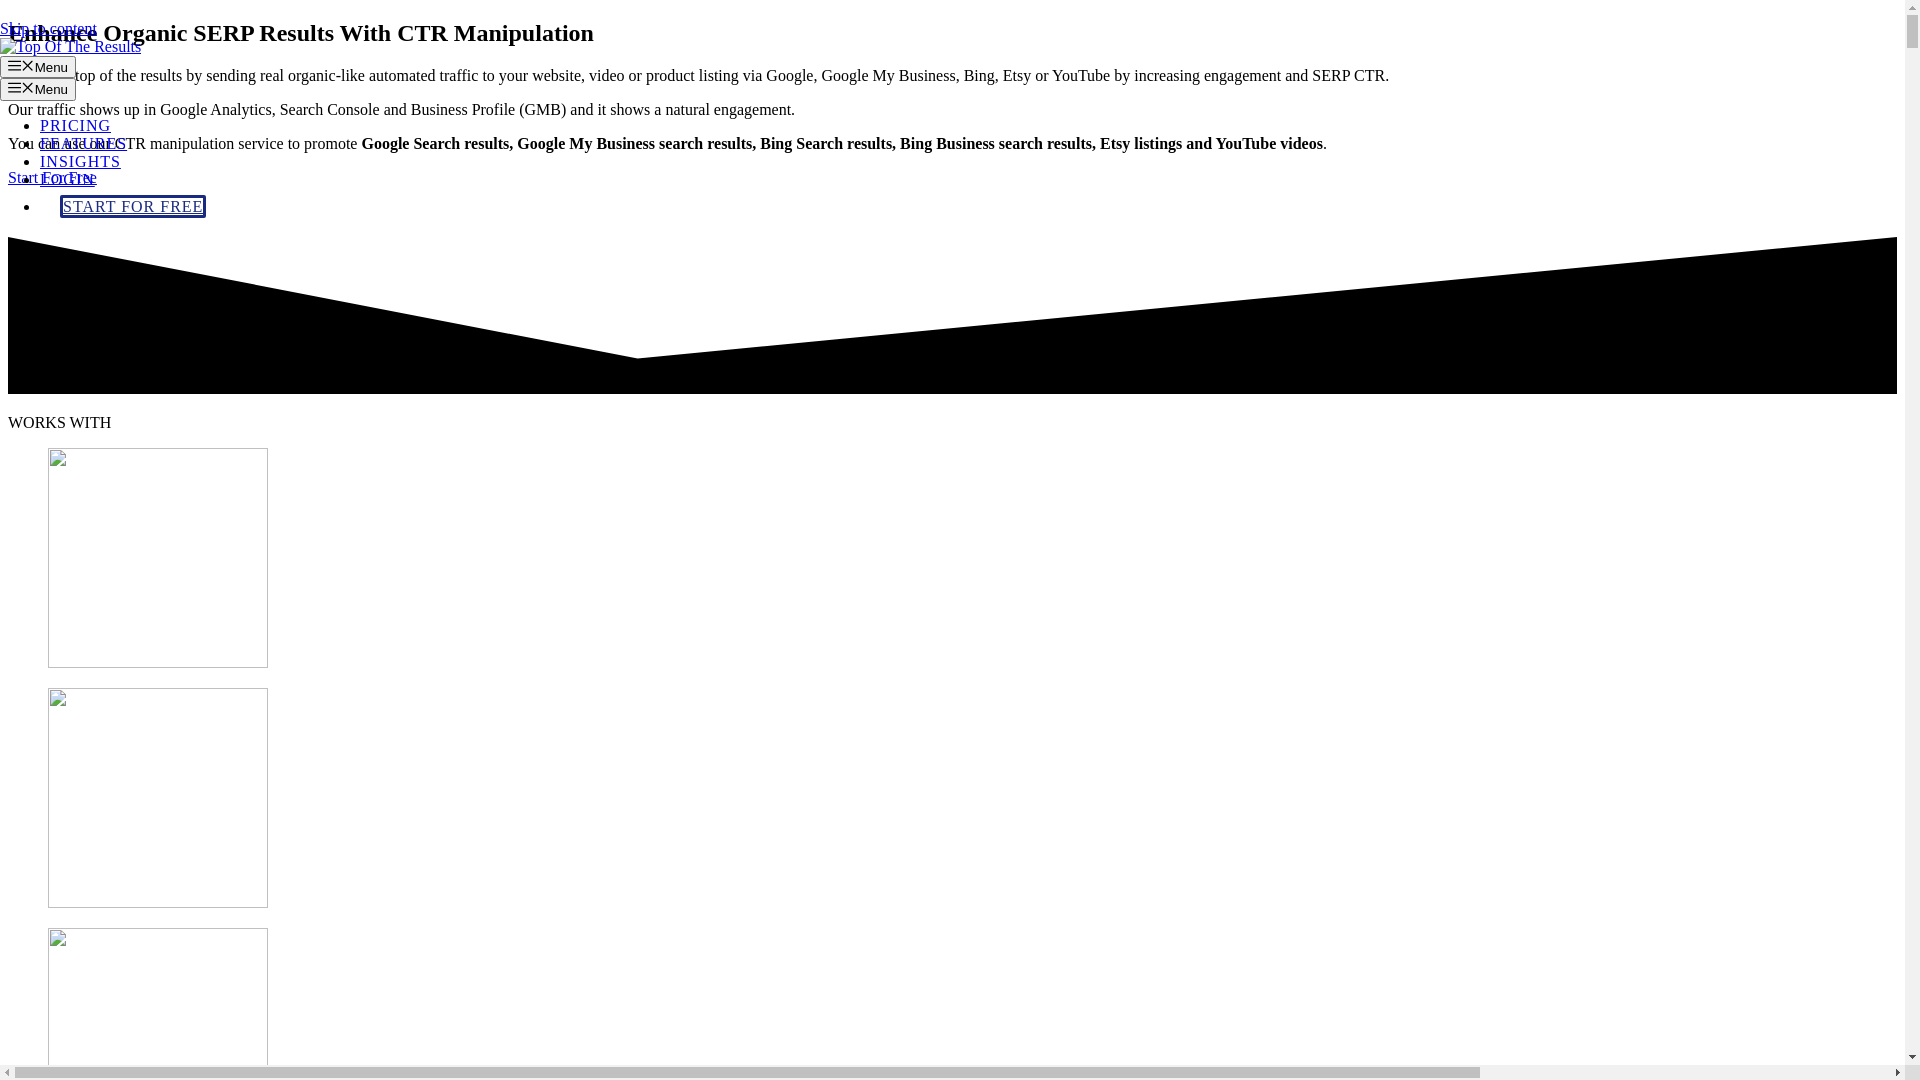 This screenshot has height=1080, width=1920. I want to click on 'Menu', so click(38, 87).